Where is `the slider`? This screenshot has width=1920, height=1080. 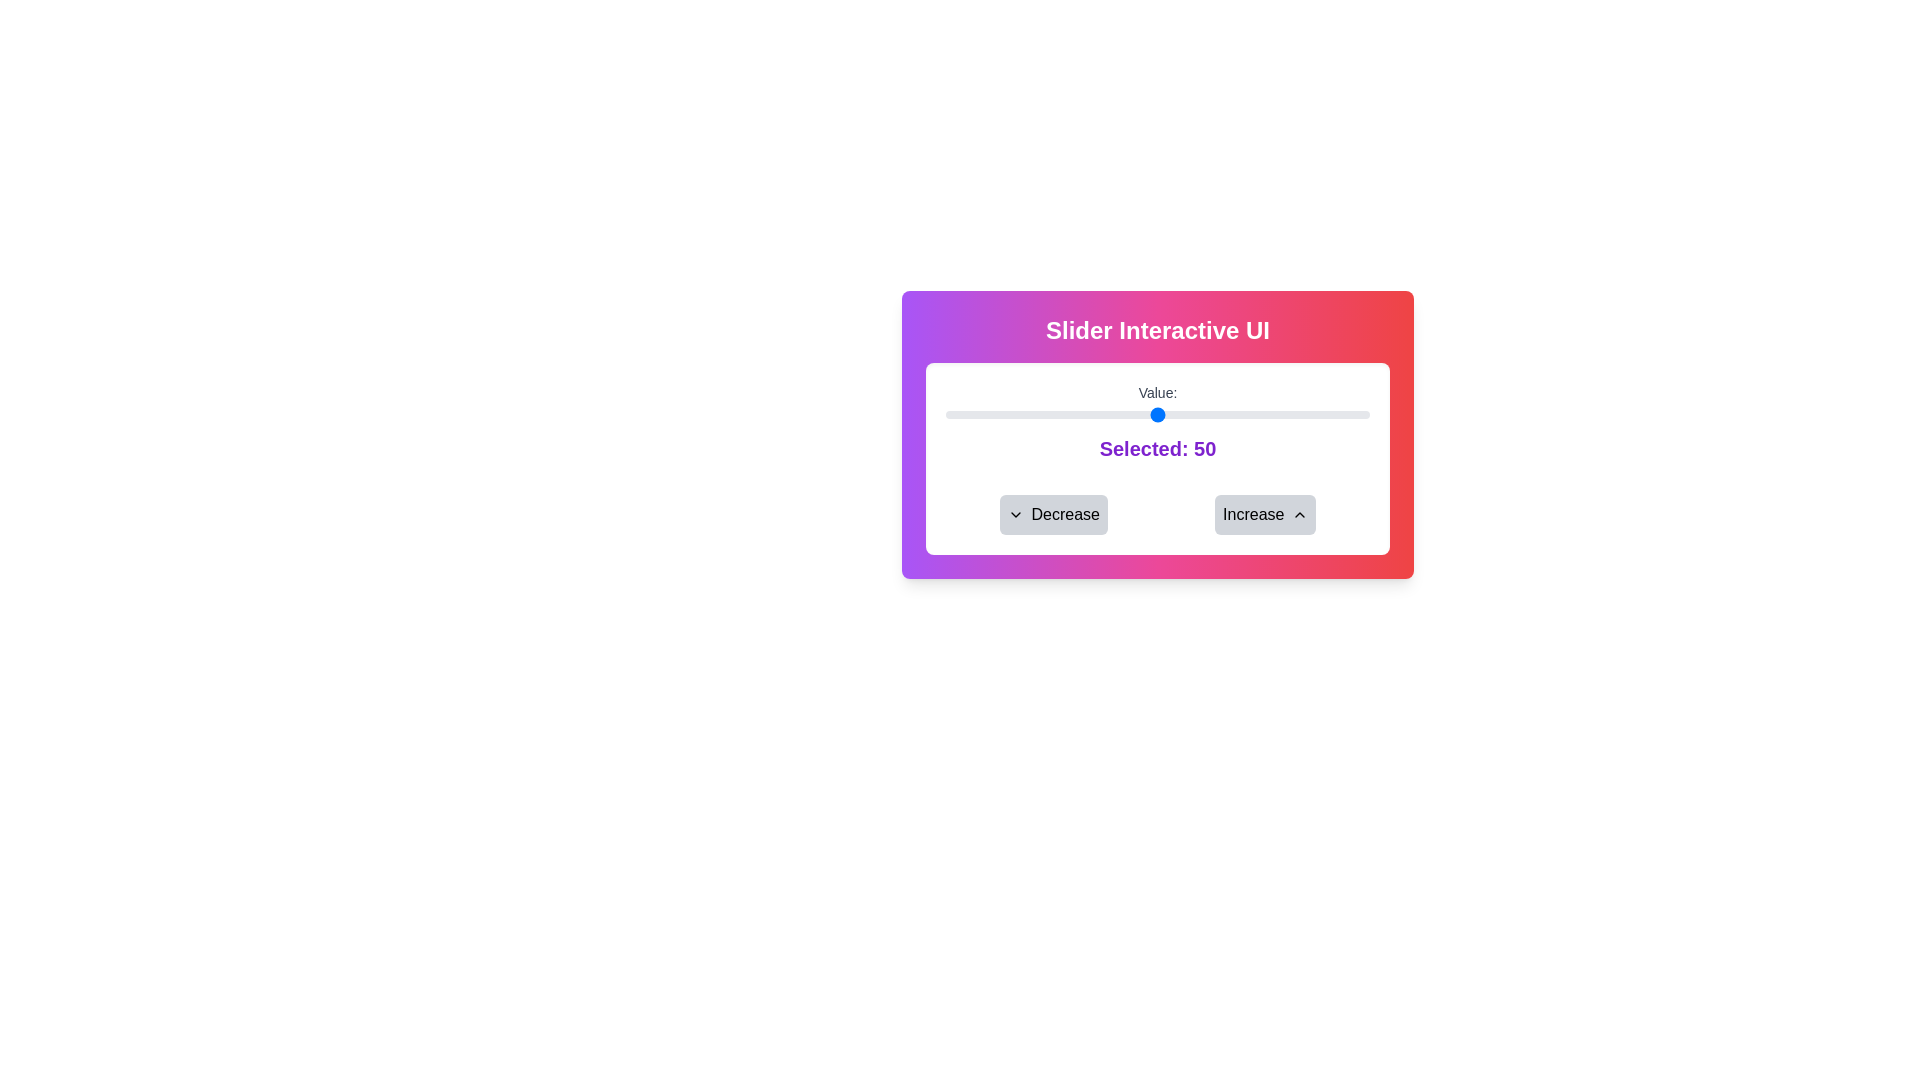
the slider is located at coordinates (1166, 414).